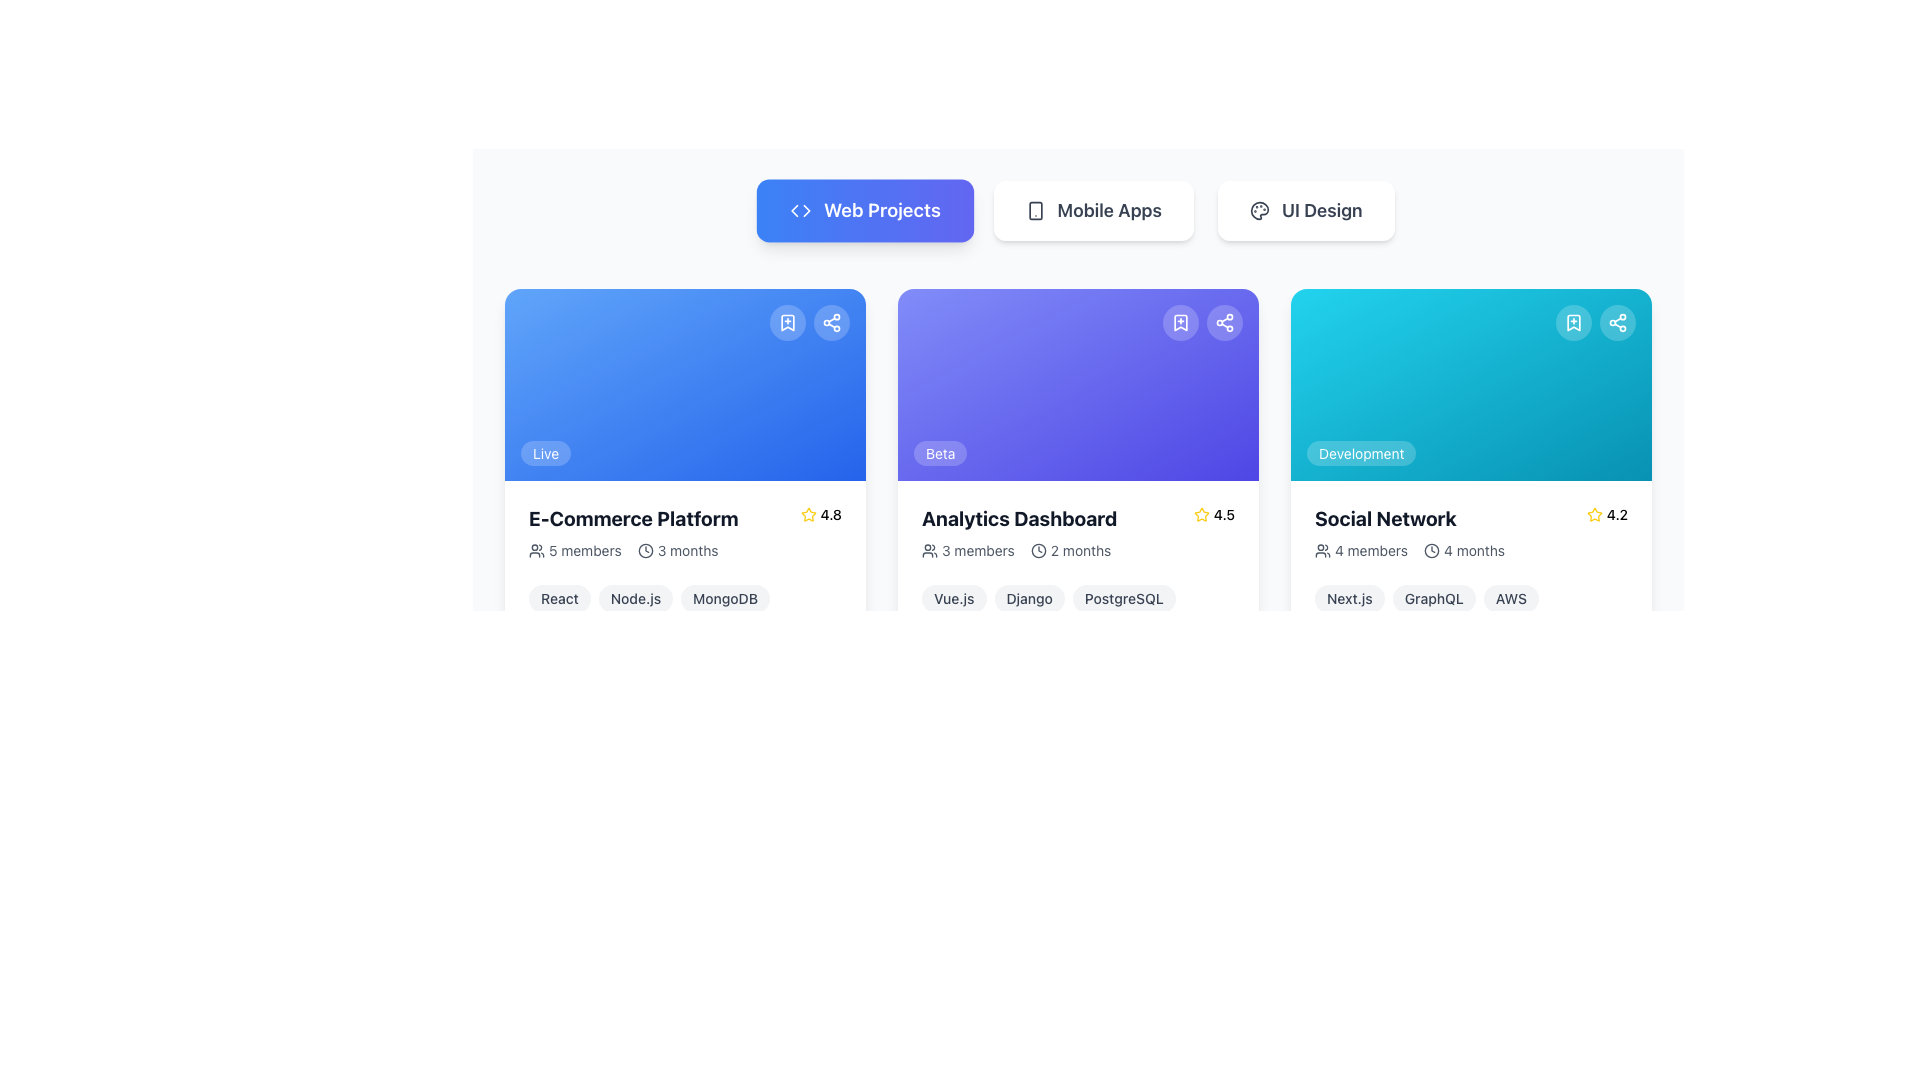 The image size is (1920, 1080). Describe the element at coordinates (1223, 322) in the screenshot. I see `the sharing icon located inside the rounded button in the top-right corner of the second card in a horizontal list of cards` at that location.